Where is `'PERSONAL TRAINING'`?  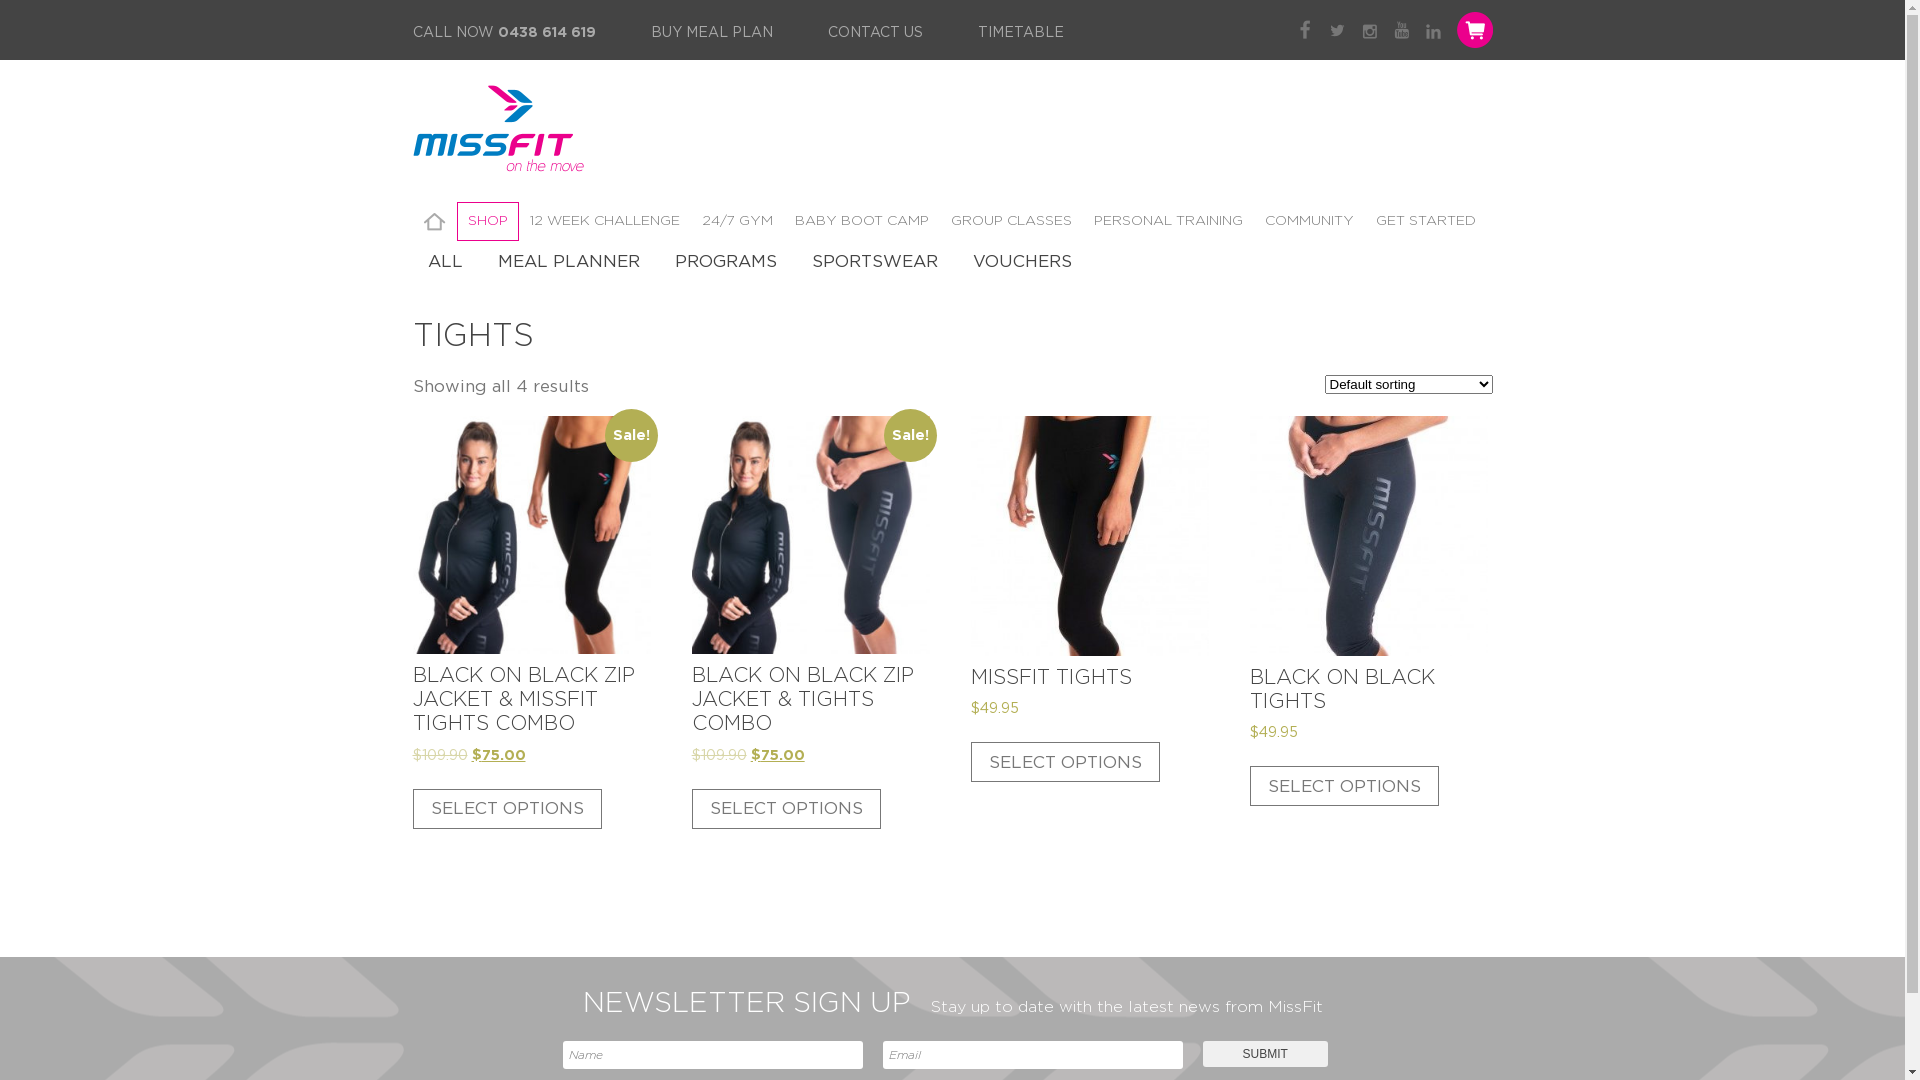 'PERSONAL TRAINING' is located at coordinates (1167, 221).